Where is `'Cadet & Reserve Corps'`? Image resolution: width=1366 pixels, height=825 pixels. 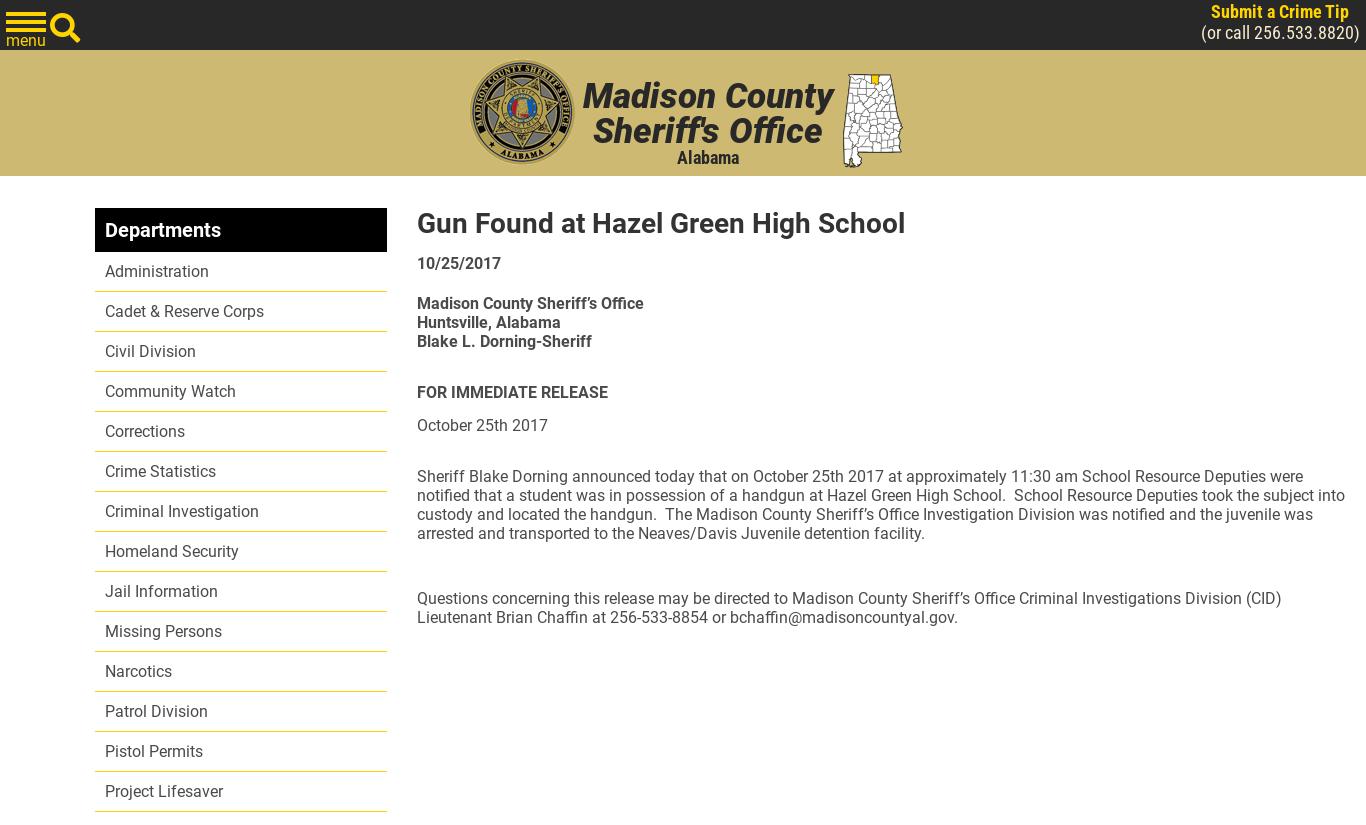
'Cadet & Reserve Corps' is located at coordinates (105, 311).